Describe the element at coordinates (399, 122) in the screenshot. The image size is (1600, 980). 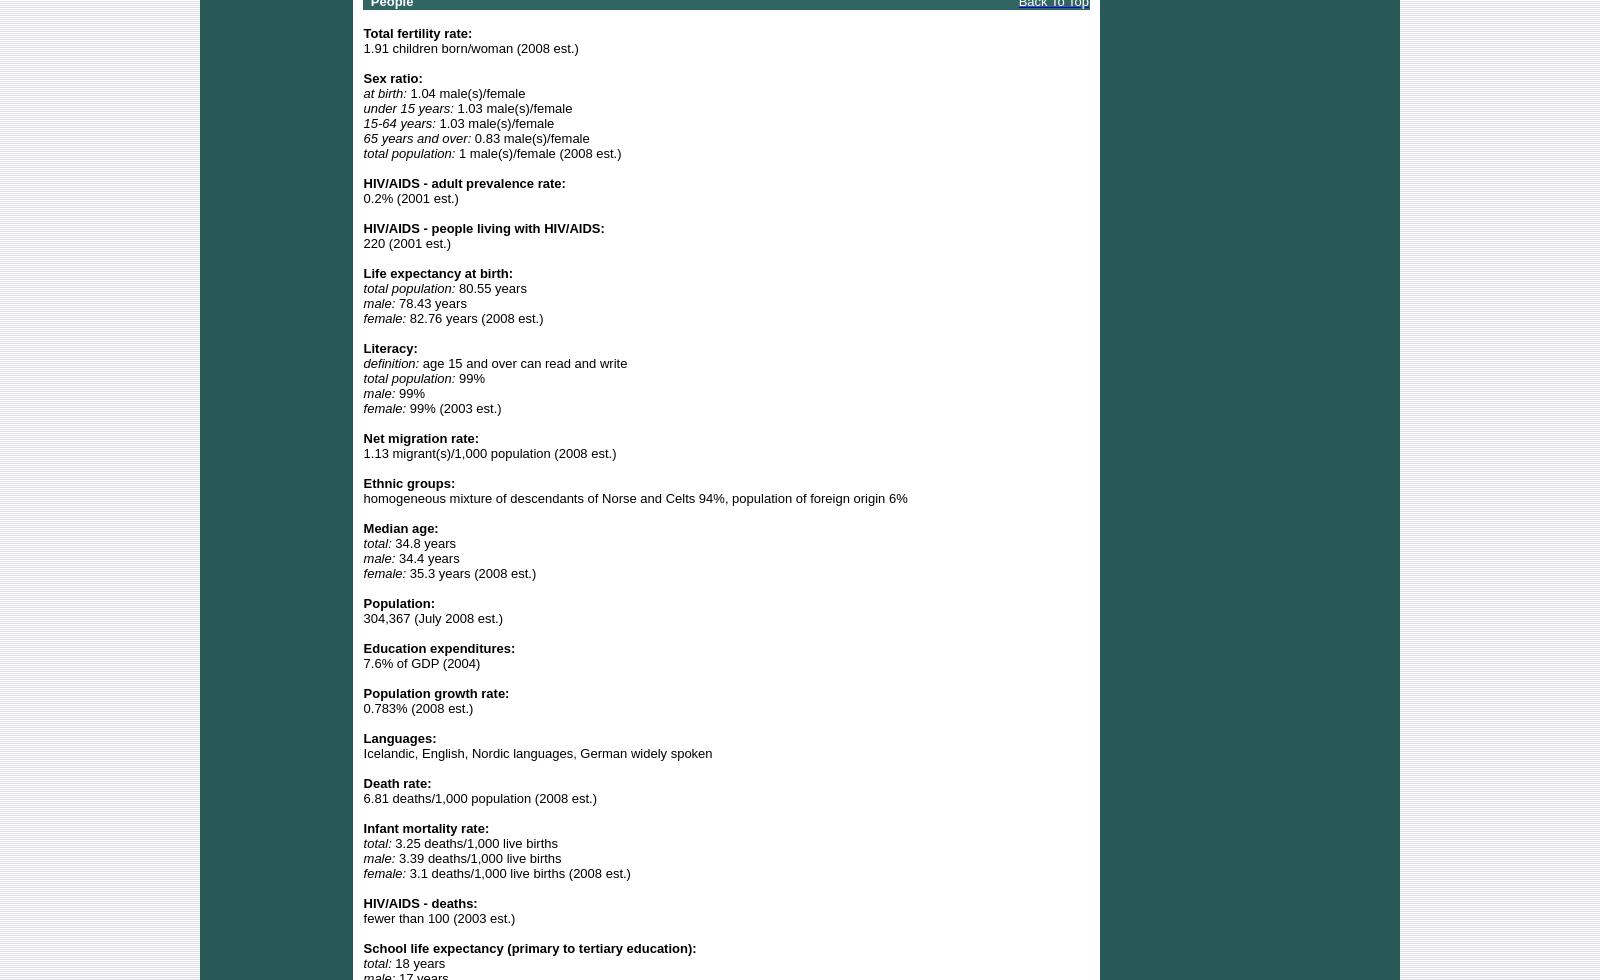
I see `'15-64 years:'` at that location.